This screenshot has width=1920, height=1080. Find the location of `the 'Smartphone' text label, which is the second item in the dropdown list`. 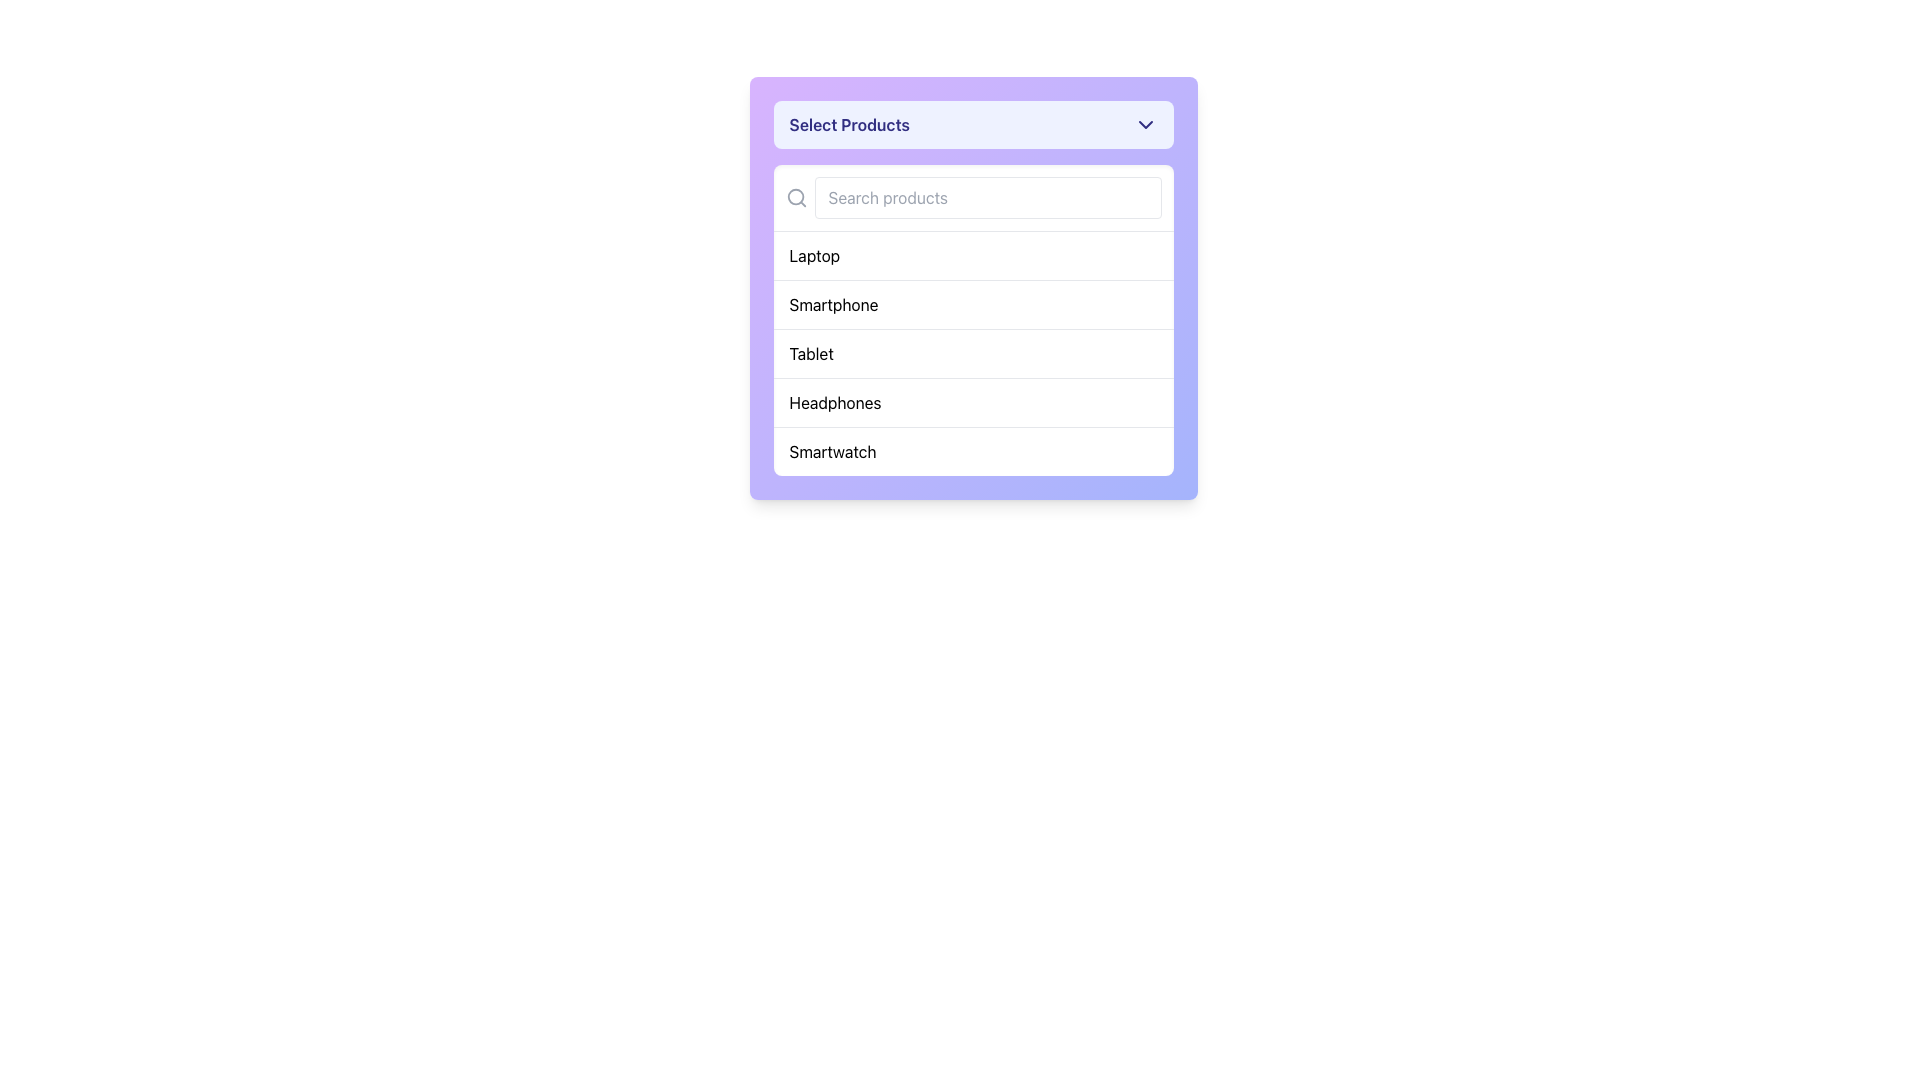

the 'Smartphone' text label, which is the second item in the dropdown list is located at coordinates (834, 304).